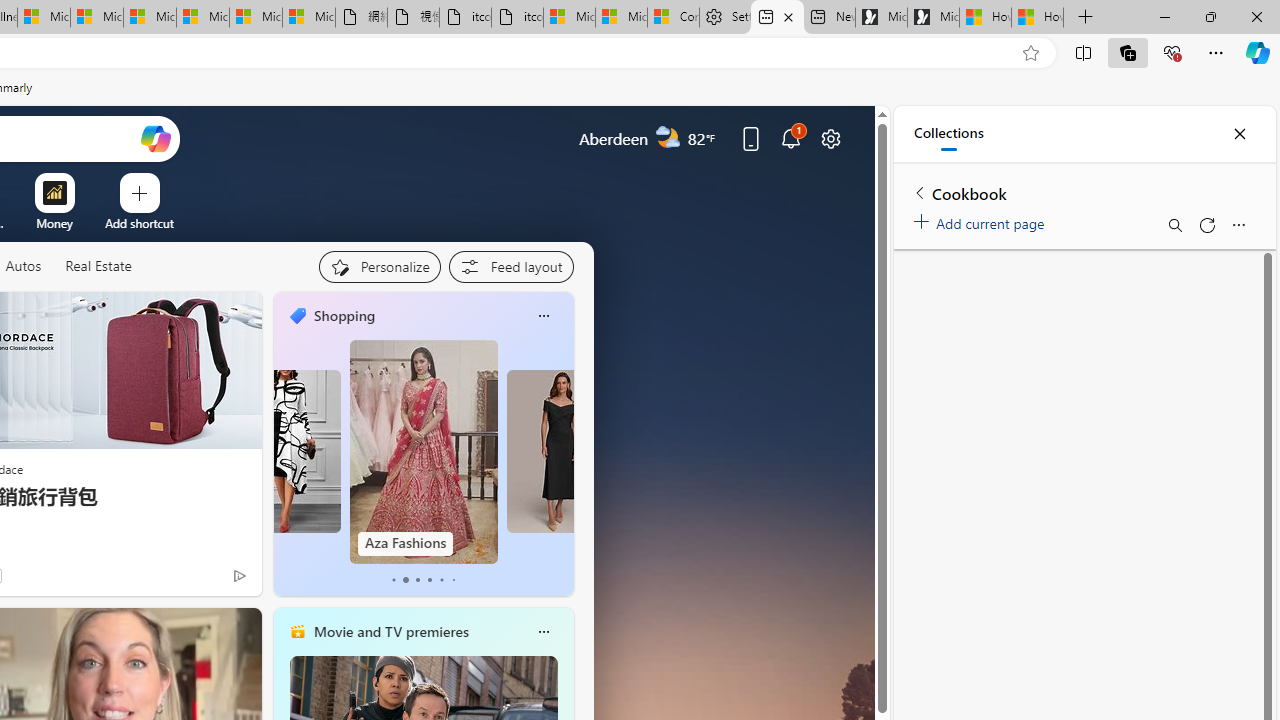  I want to click on 'Real Estate', so click(96, 266).